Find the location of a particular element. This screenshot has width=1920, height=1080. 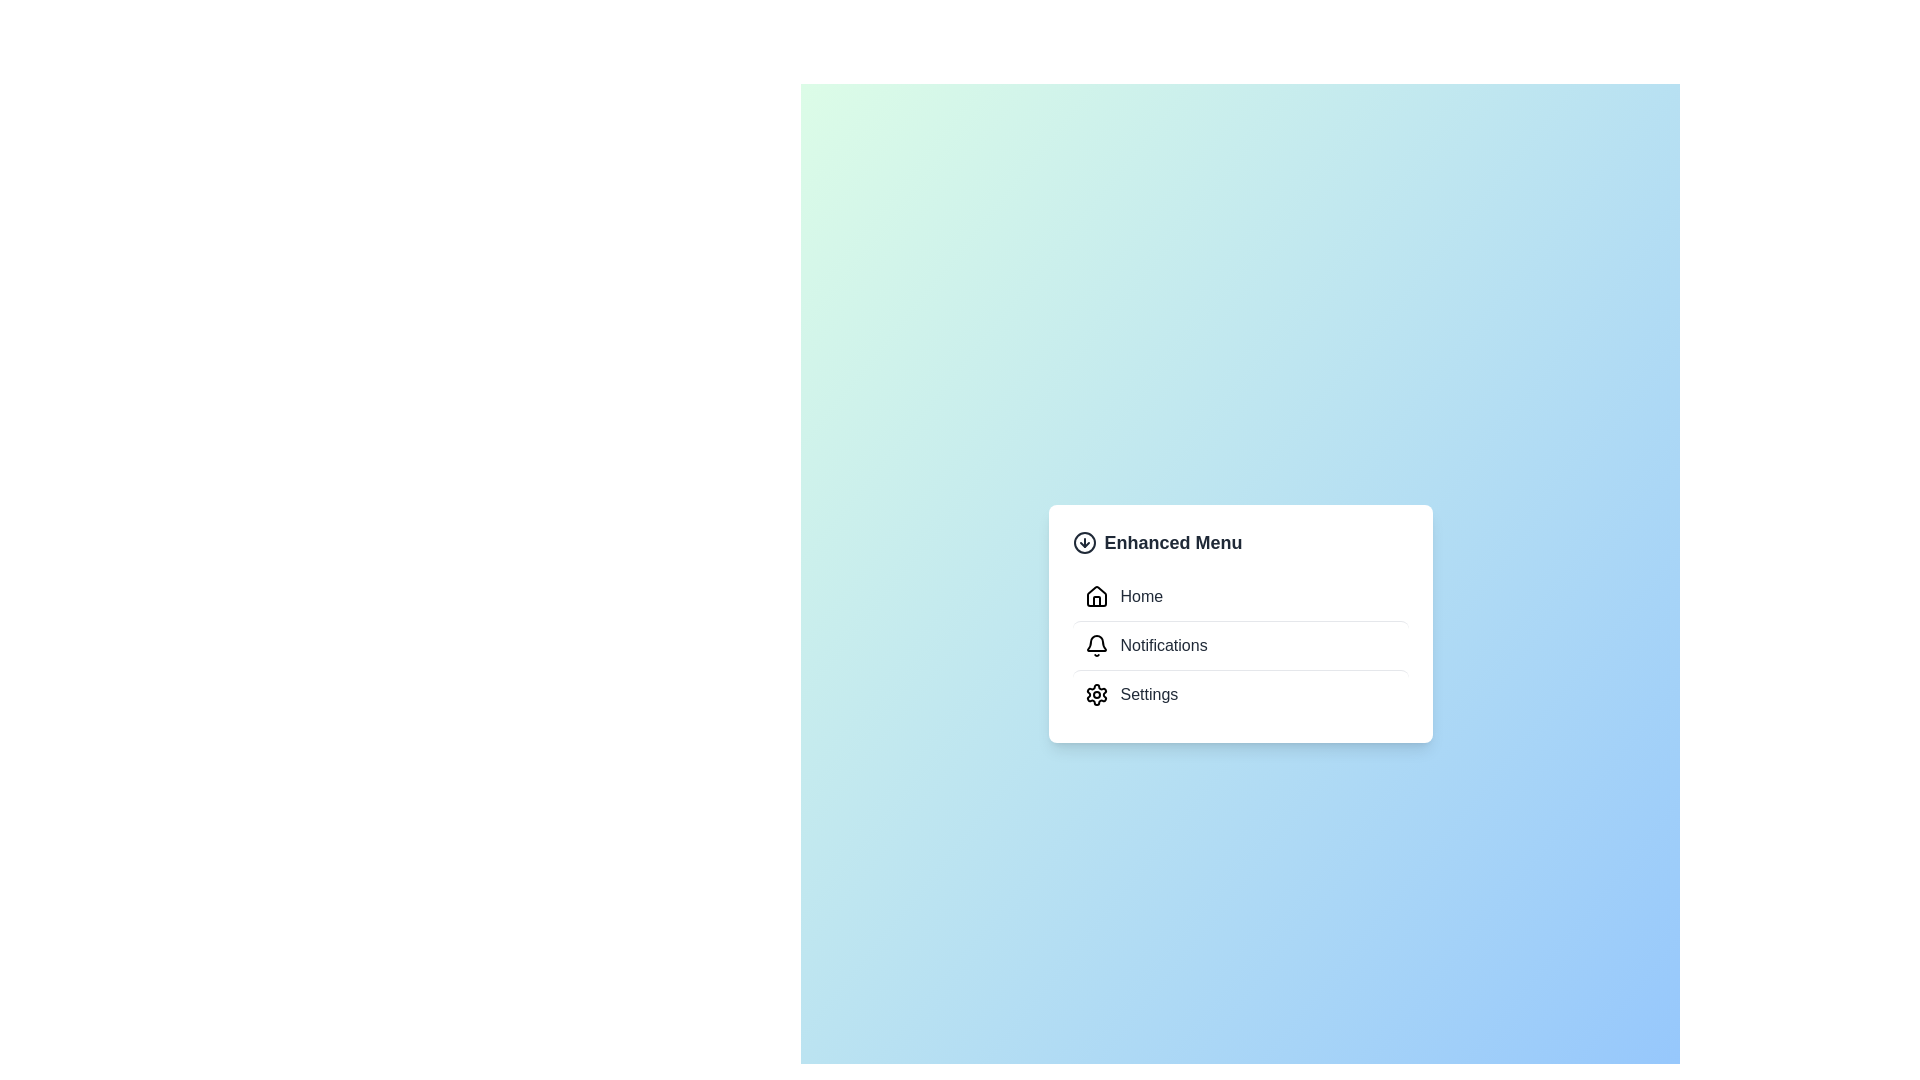

the Settings menu item to navigate is located at coordinates (1239, 693).